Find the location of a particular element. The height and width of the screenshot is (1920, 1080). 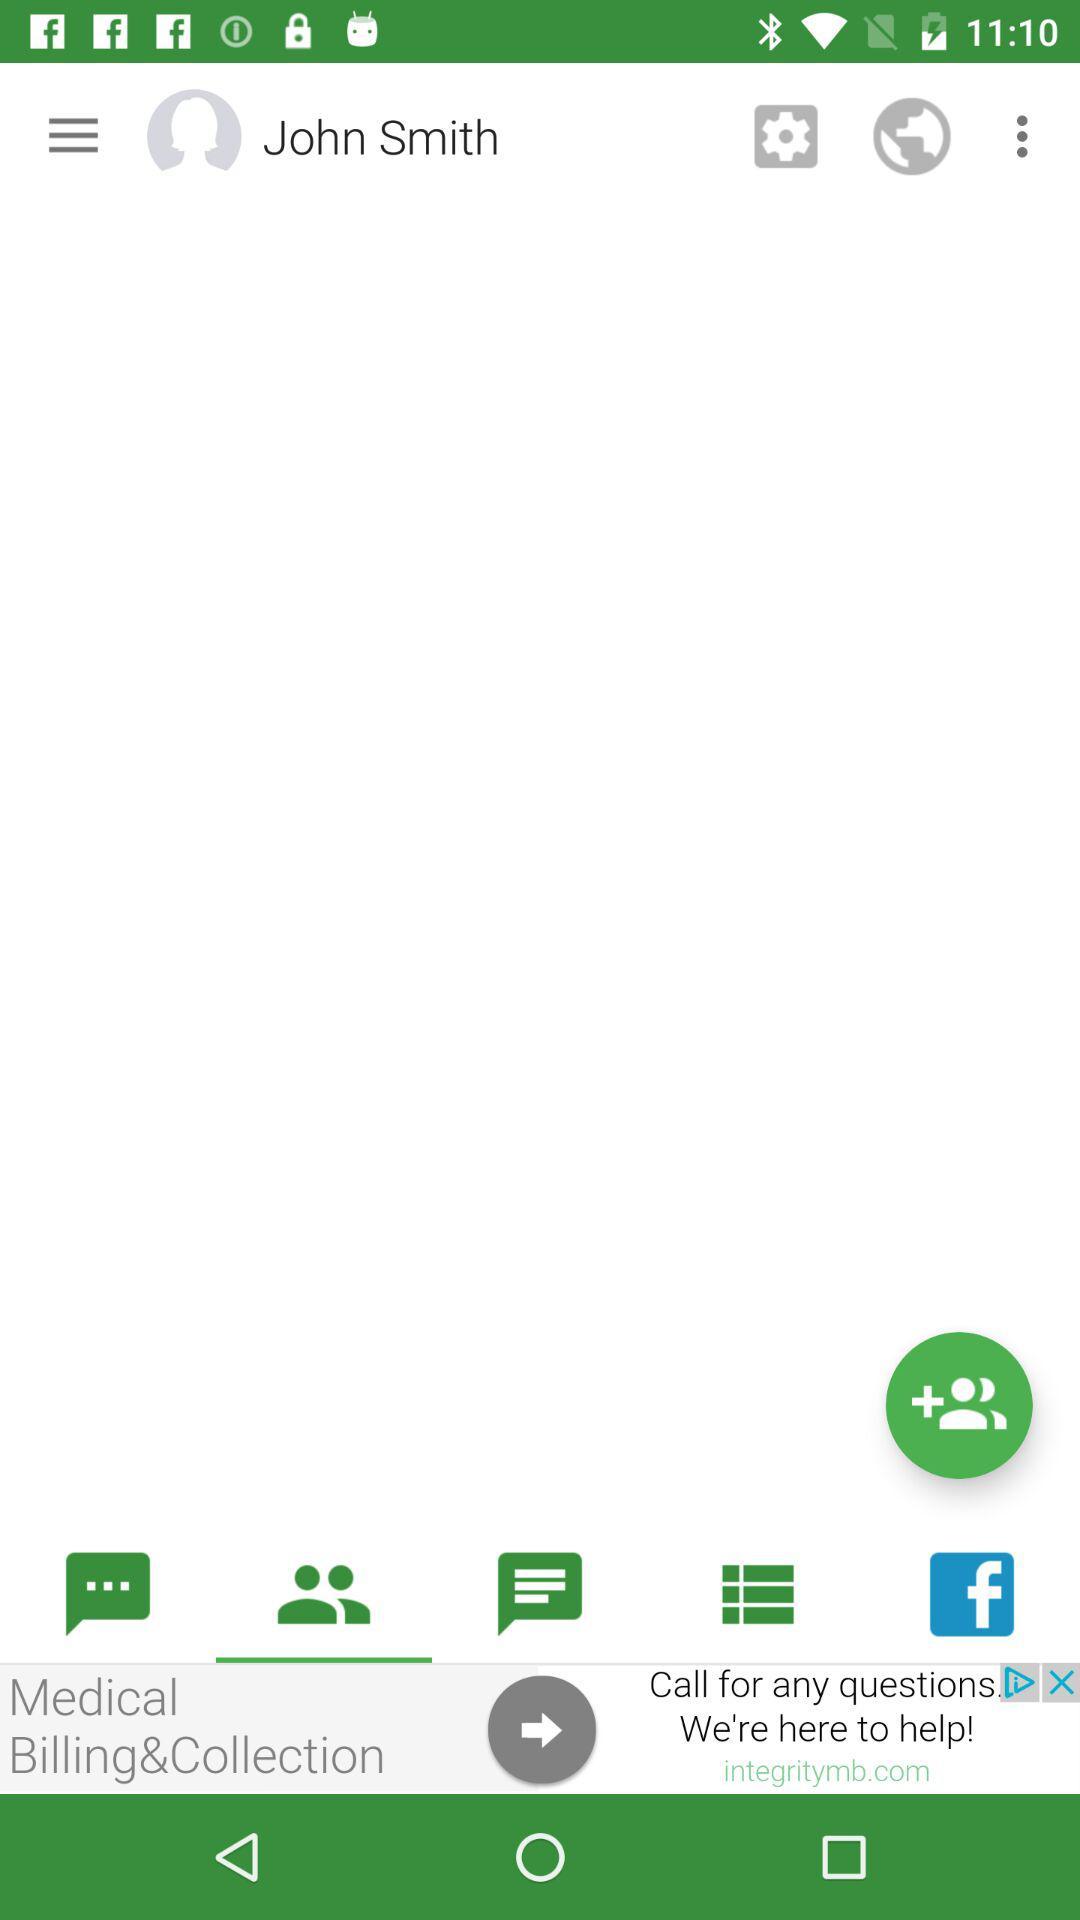

change profile photo is located at coordinates (220, 135).